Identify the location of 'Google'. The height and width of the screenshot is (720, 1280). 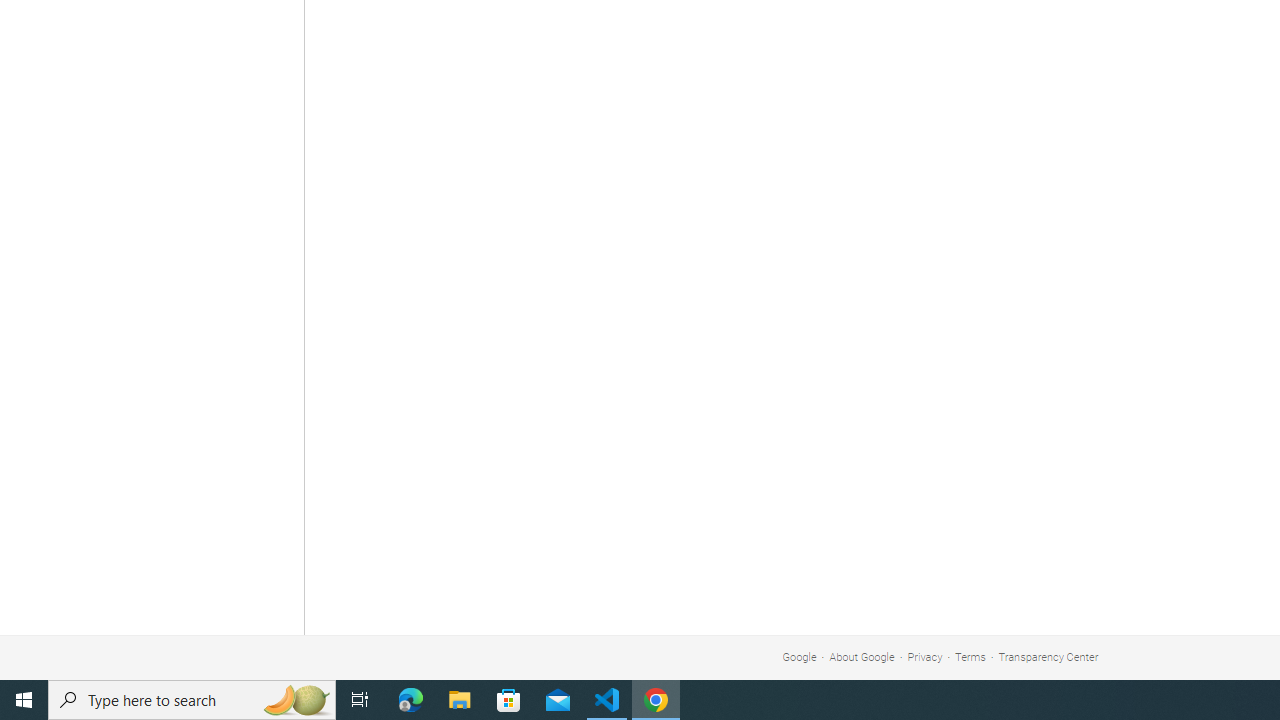
(798, 657).